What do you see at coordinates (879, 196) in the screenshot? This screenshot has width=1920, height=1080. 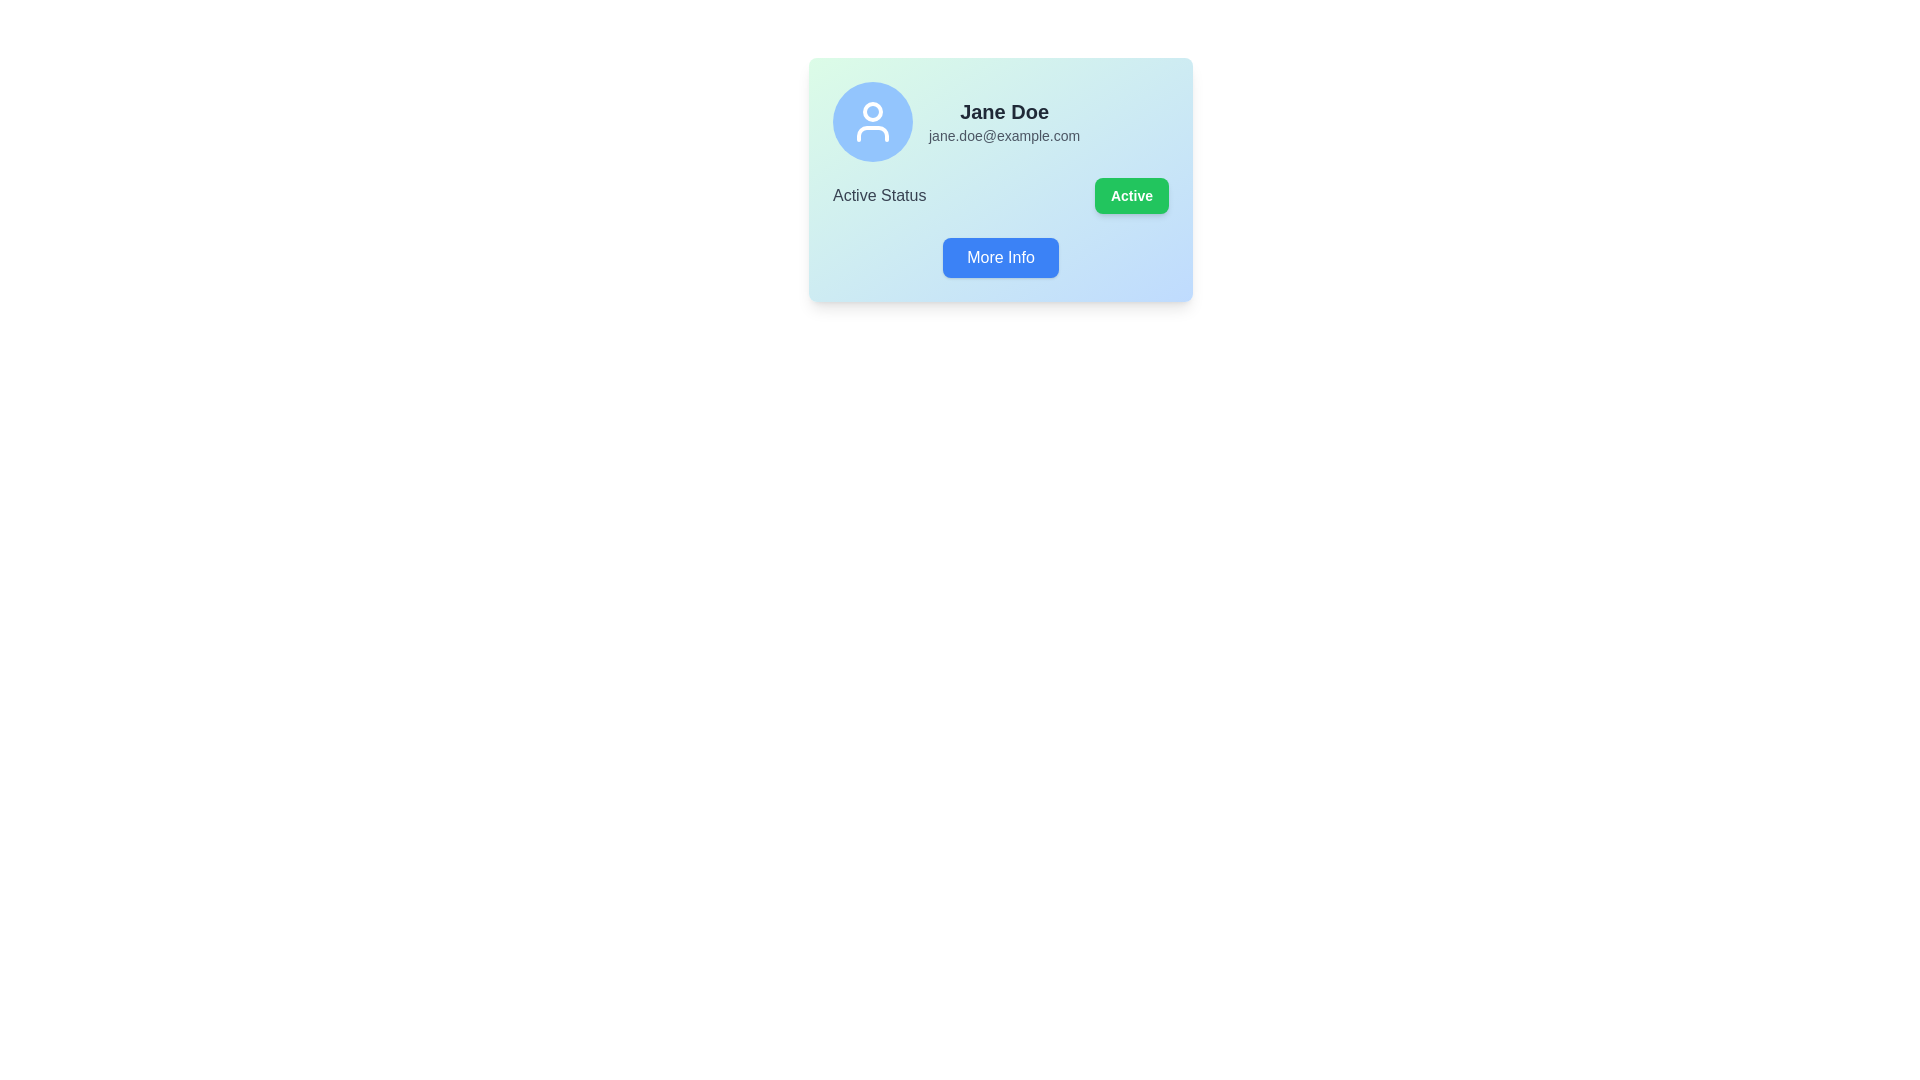 I see `label 'Active Status' which is displayed in a medium-bold gray-colored font, positioned to the left of the green button labeled 'Active'` at bounding box center [879, 196].